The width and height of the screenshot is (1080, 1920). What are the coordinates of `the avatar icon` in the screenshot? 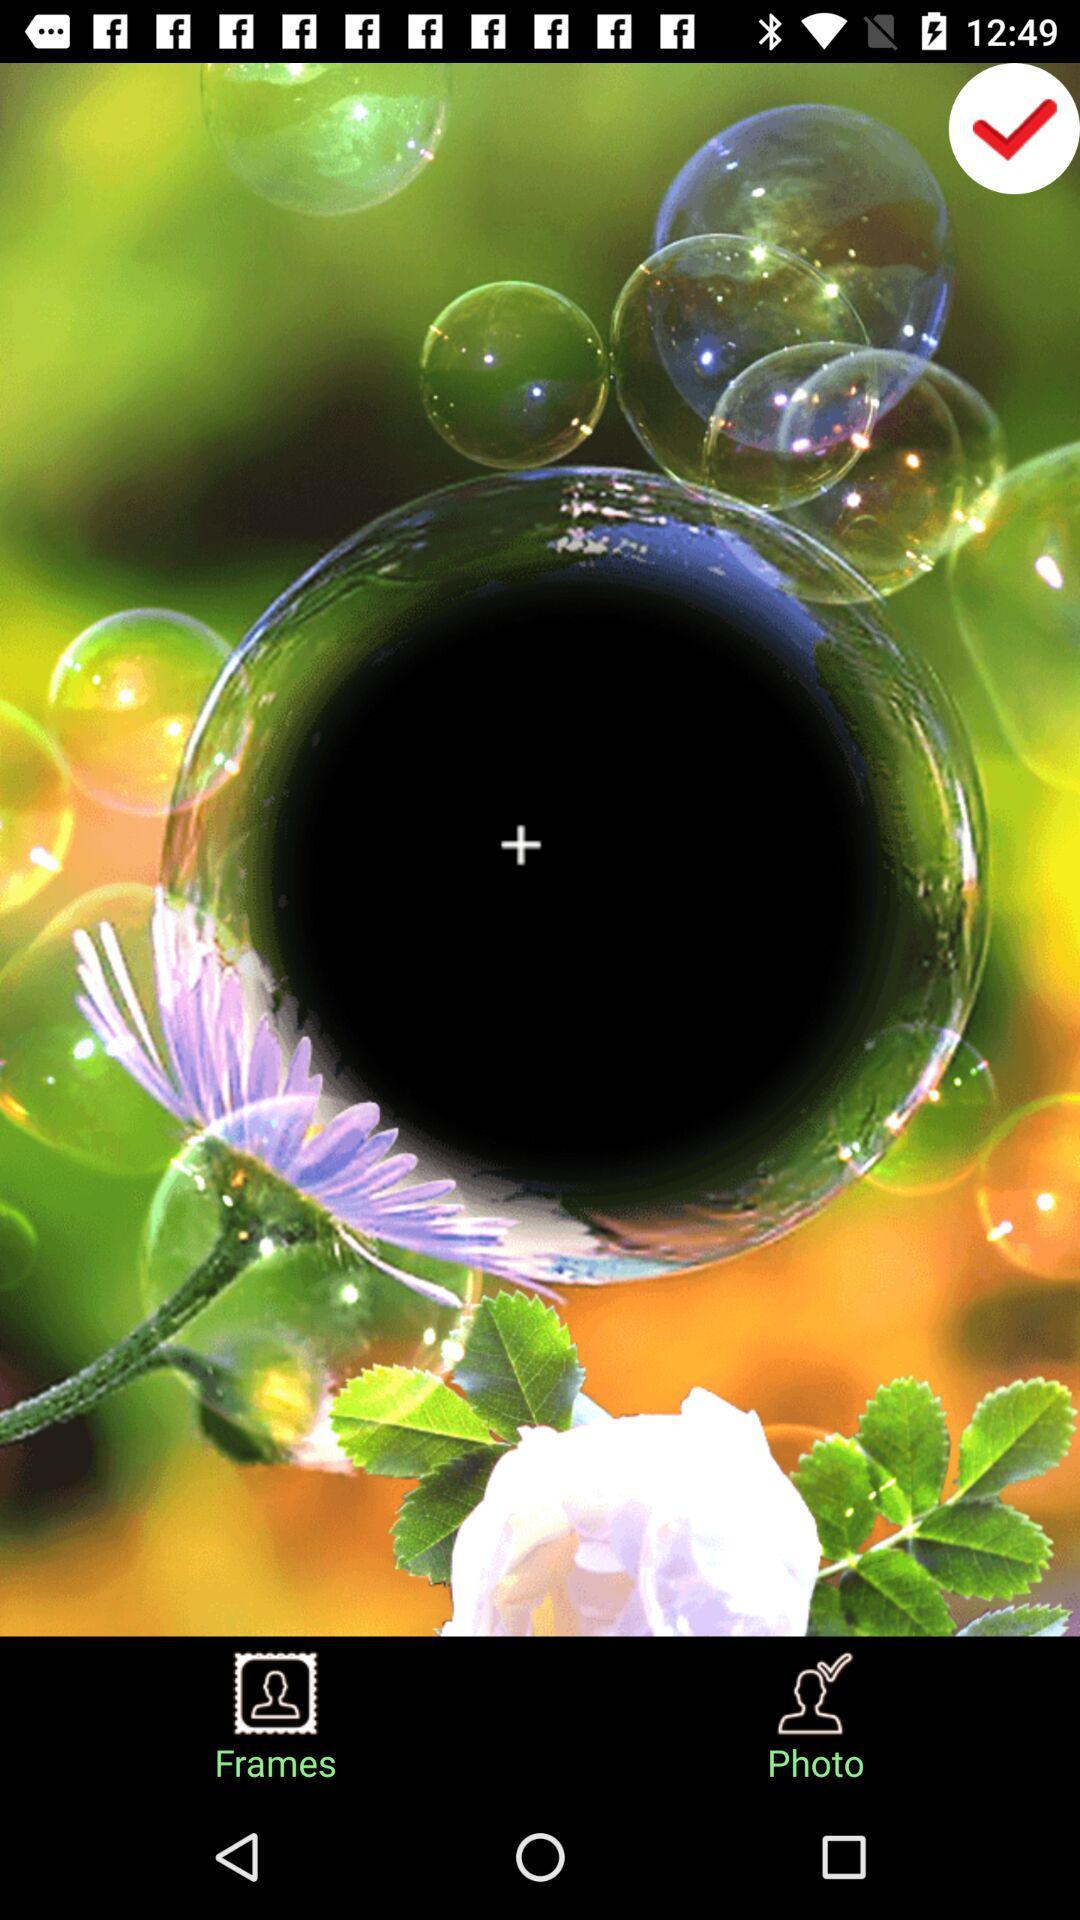 It's located at (815, 1692).